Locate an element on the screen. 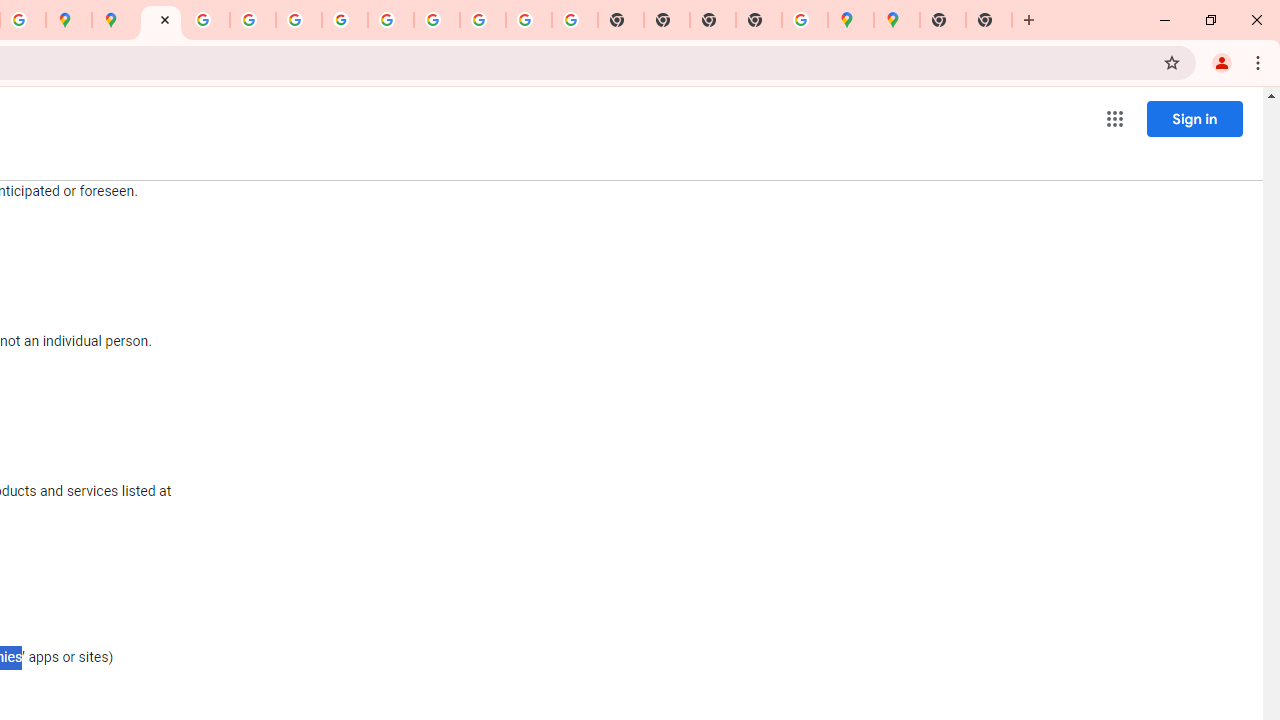 This screenshot has width=1280, height=720. 'Privacy Help Center - Policies Help' is located at coordinates (252, 20).